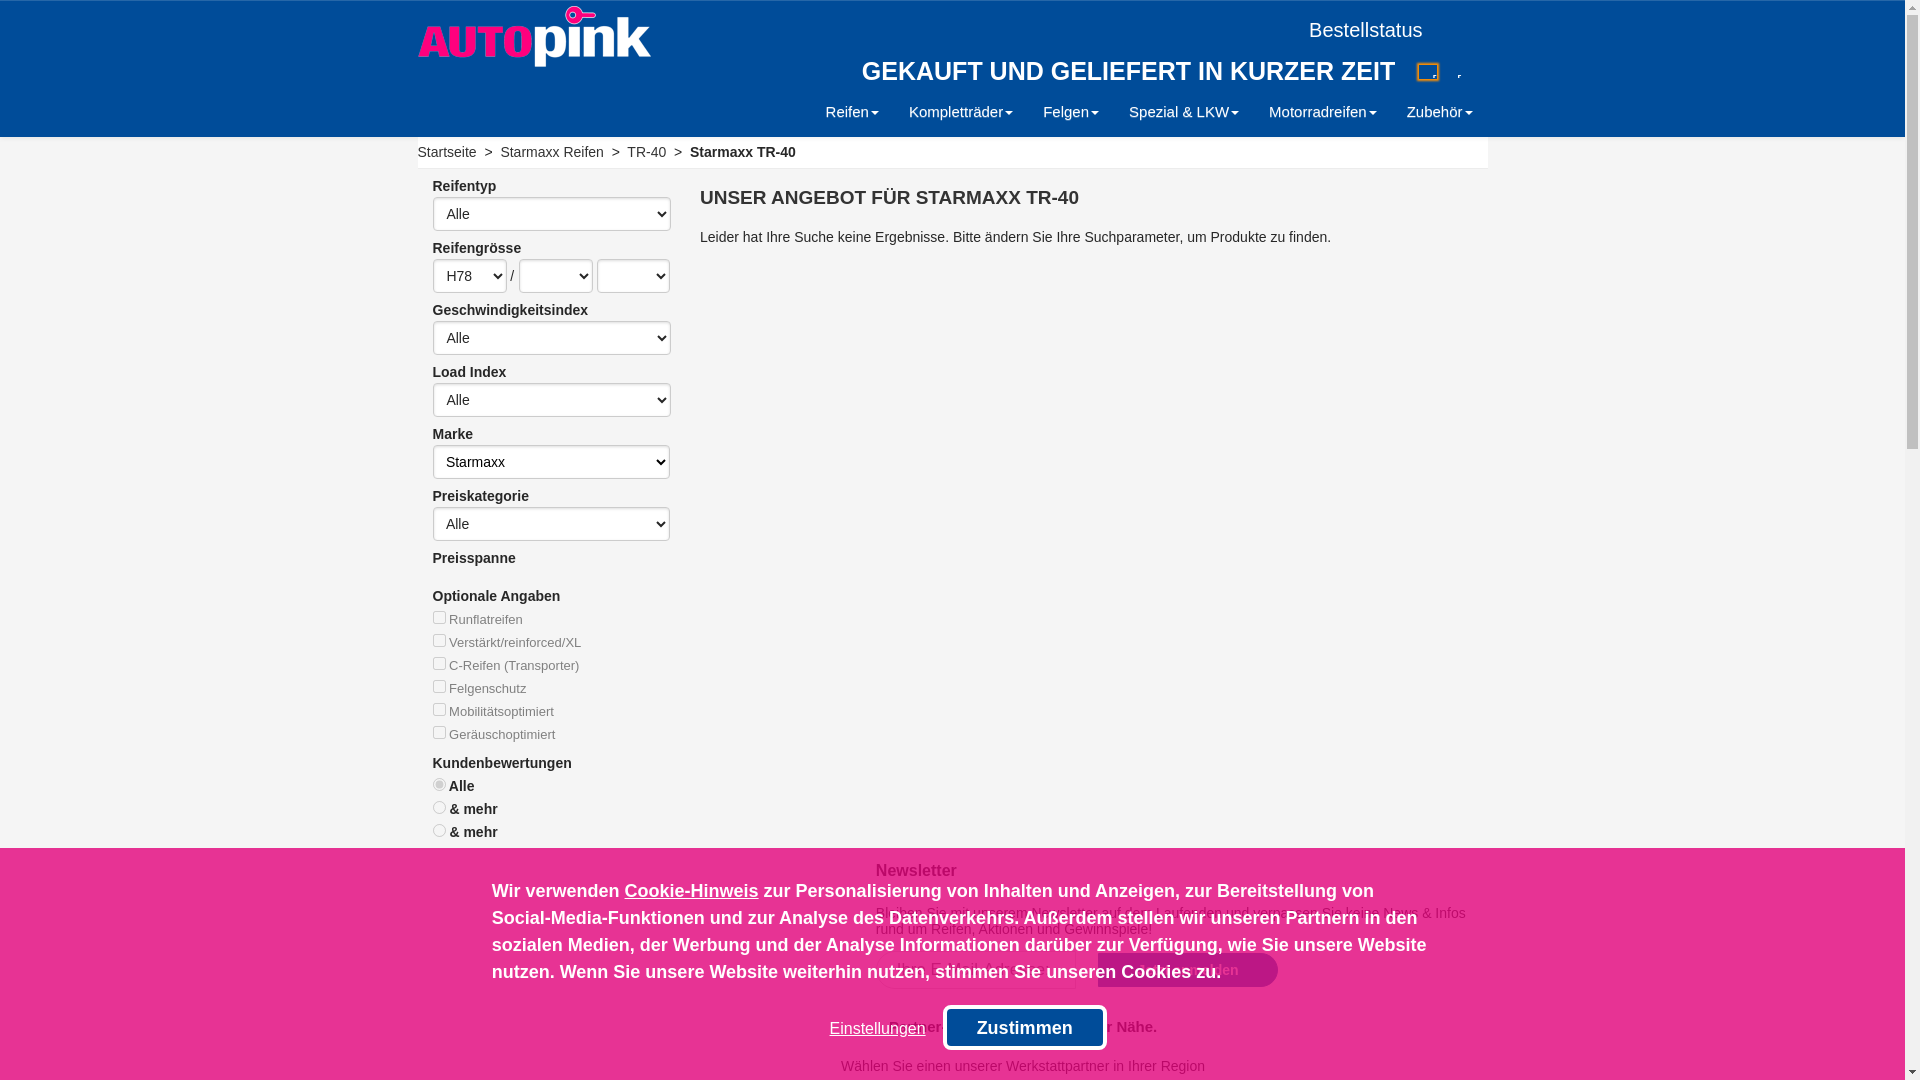  Describe the element at coordinates (1426, 71) in the screenshot. I see `'[DE]'` at that location.